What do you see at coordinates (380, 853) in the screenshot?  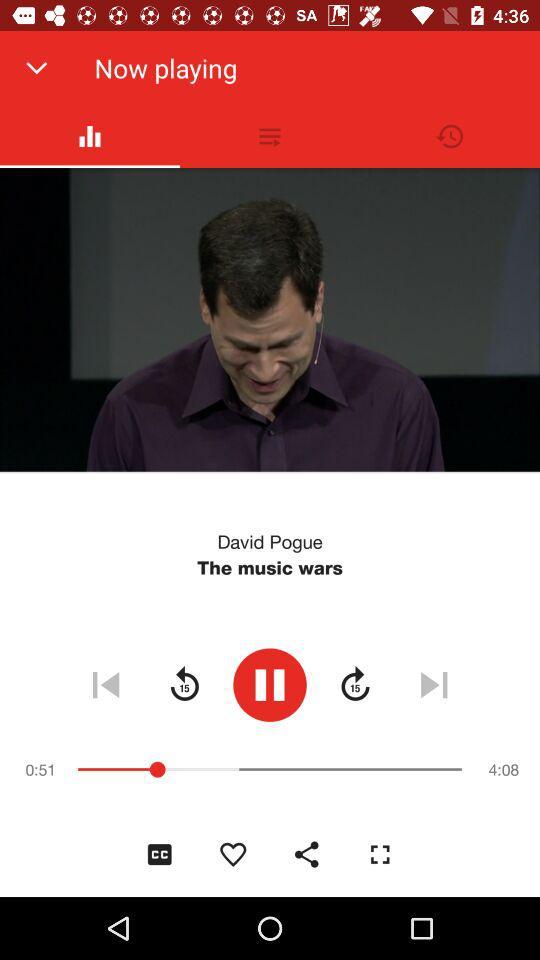 I see `the fullscreen icon` at bounding box center [380, 853].